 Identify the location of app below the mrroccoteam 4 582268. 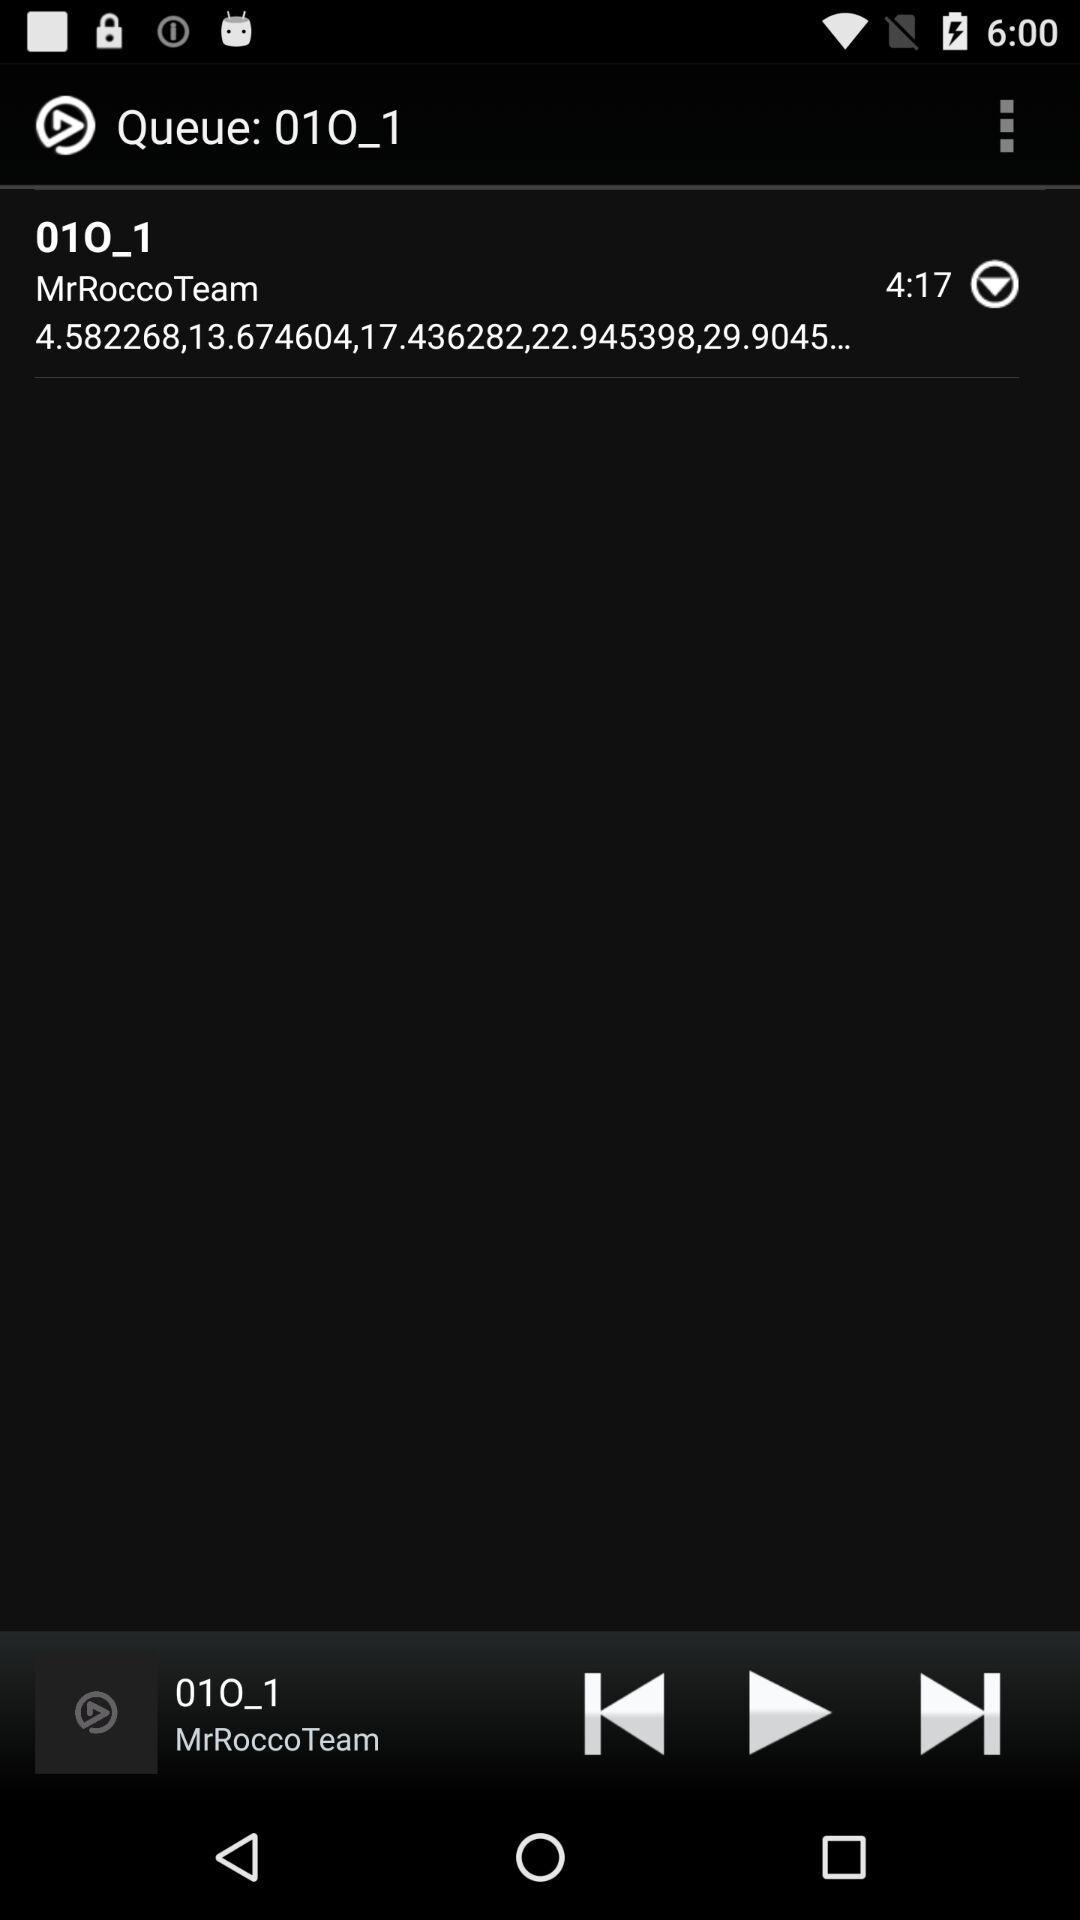
(959, 1711).